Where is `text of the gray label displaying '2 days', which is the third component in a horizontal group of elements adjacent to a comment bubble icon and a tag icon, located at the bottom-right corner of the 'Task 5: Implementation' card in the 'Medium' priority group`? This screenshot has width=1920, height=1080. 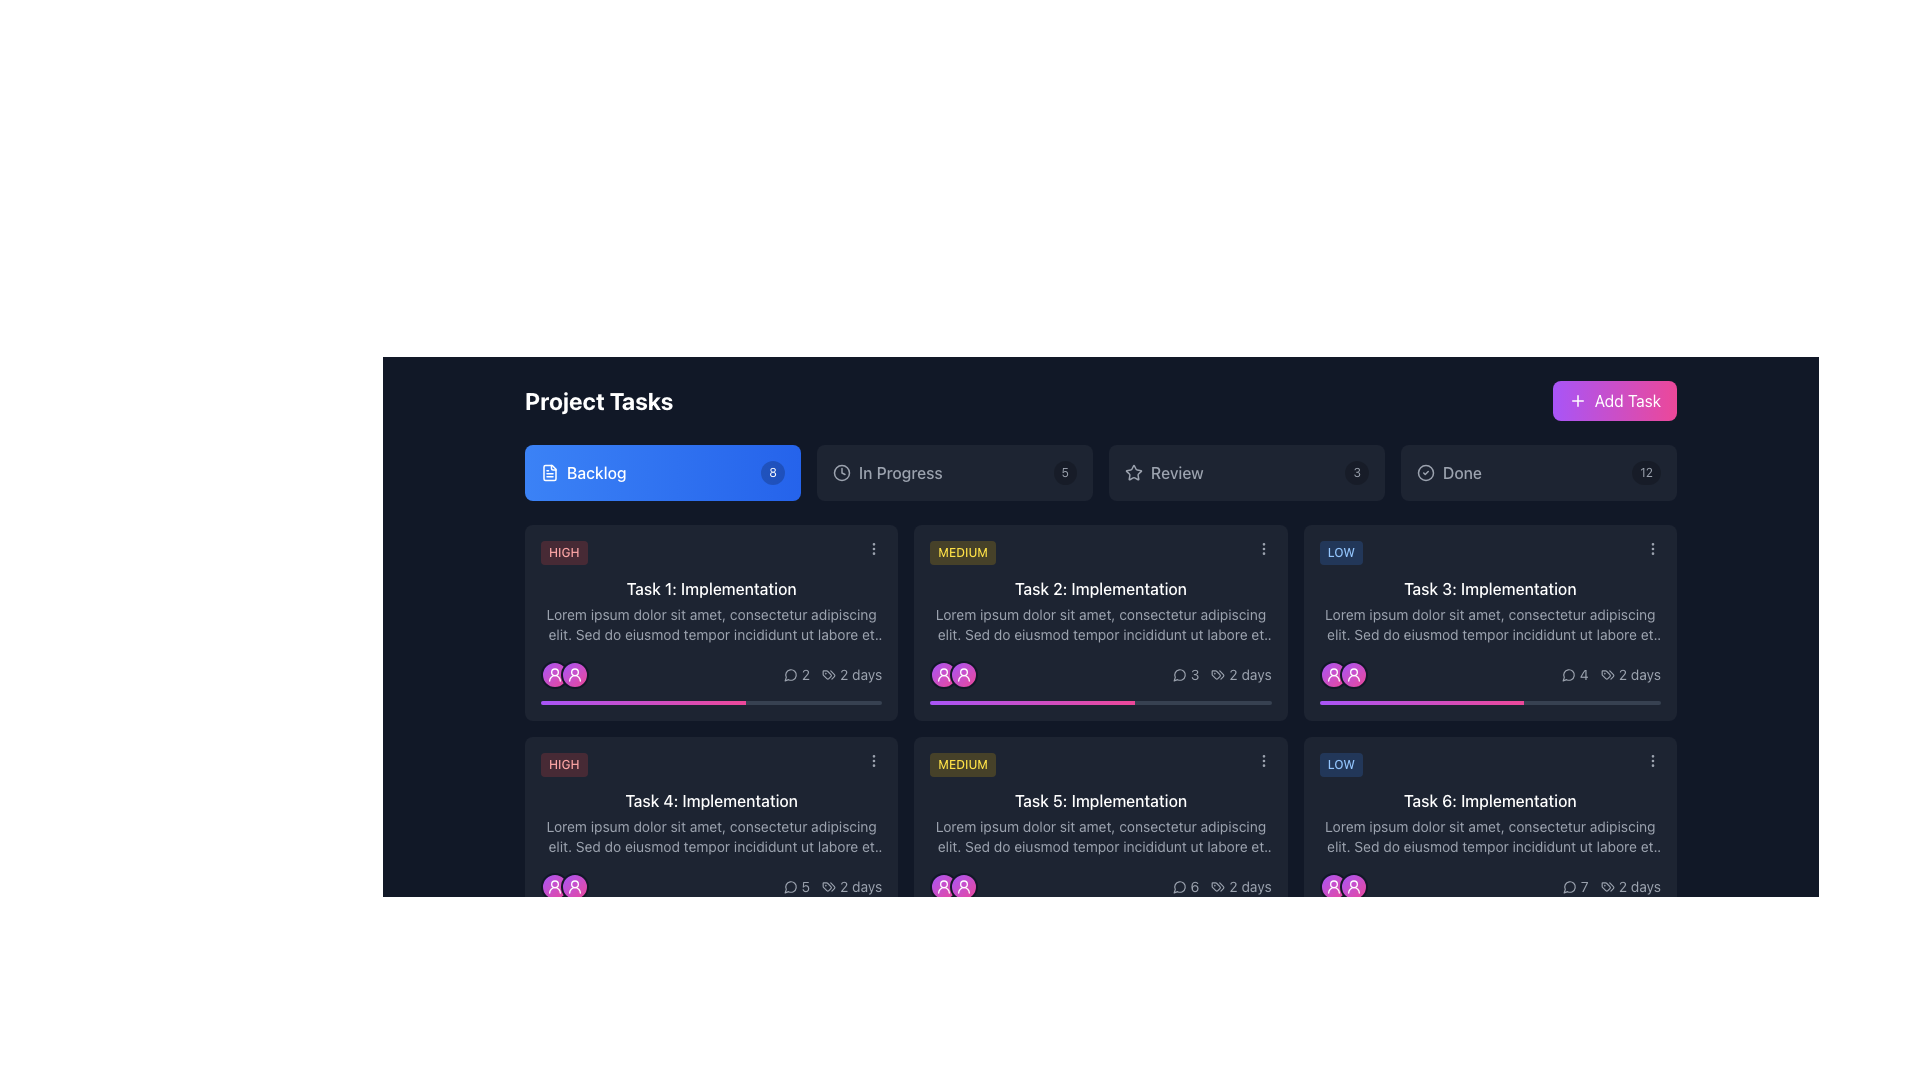 text of the gray label displaying '2 days', which is the third component in a horizontal group of elements adjacent to a comment bubble icon and a tag icon, located at the bottom-right corner of the 'Task 5: Implementation' card in the 'Medium' priority group is located at coordinates (1221, 886).